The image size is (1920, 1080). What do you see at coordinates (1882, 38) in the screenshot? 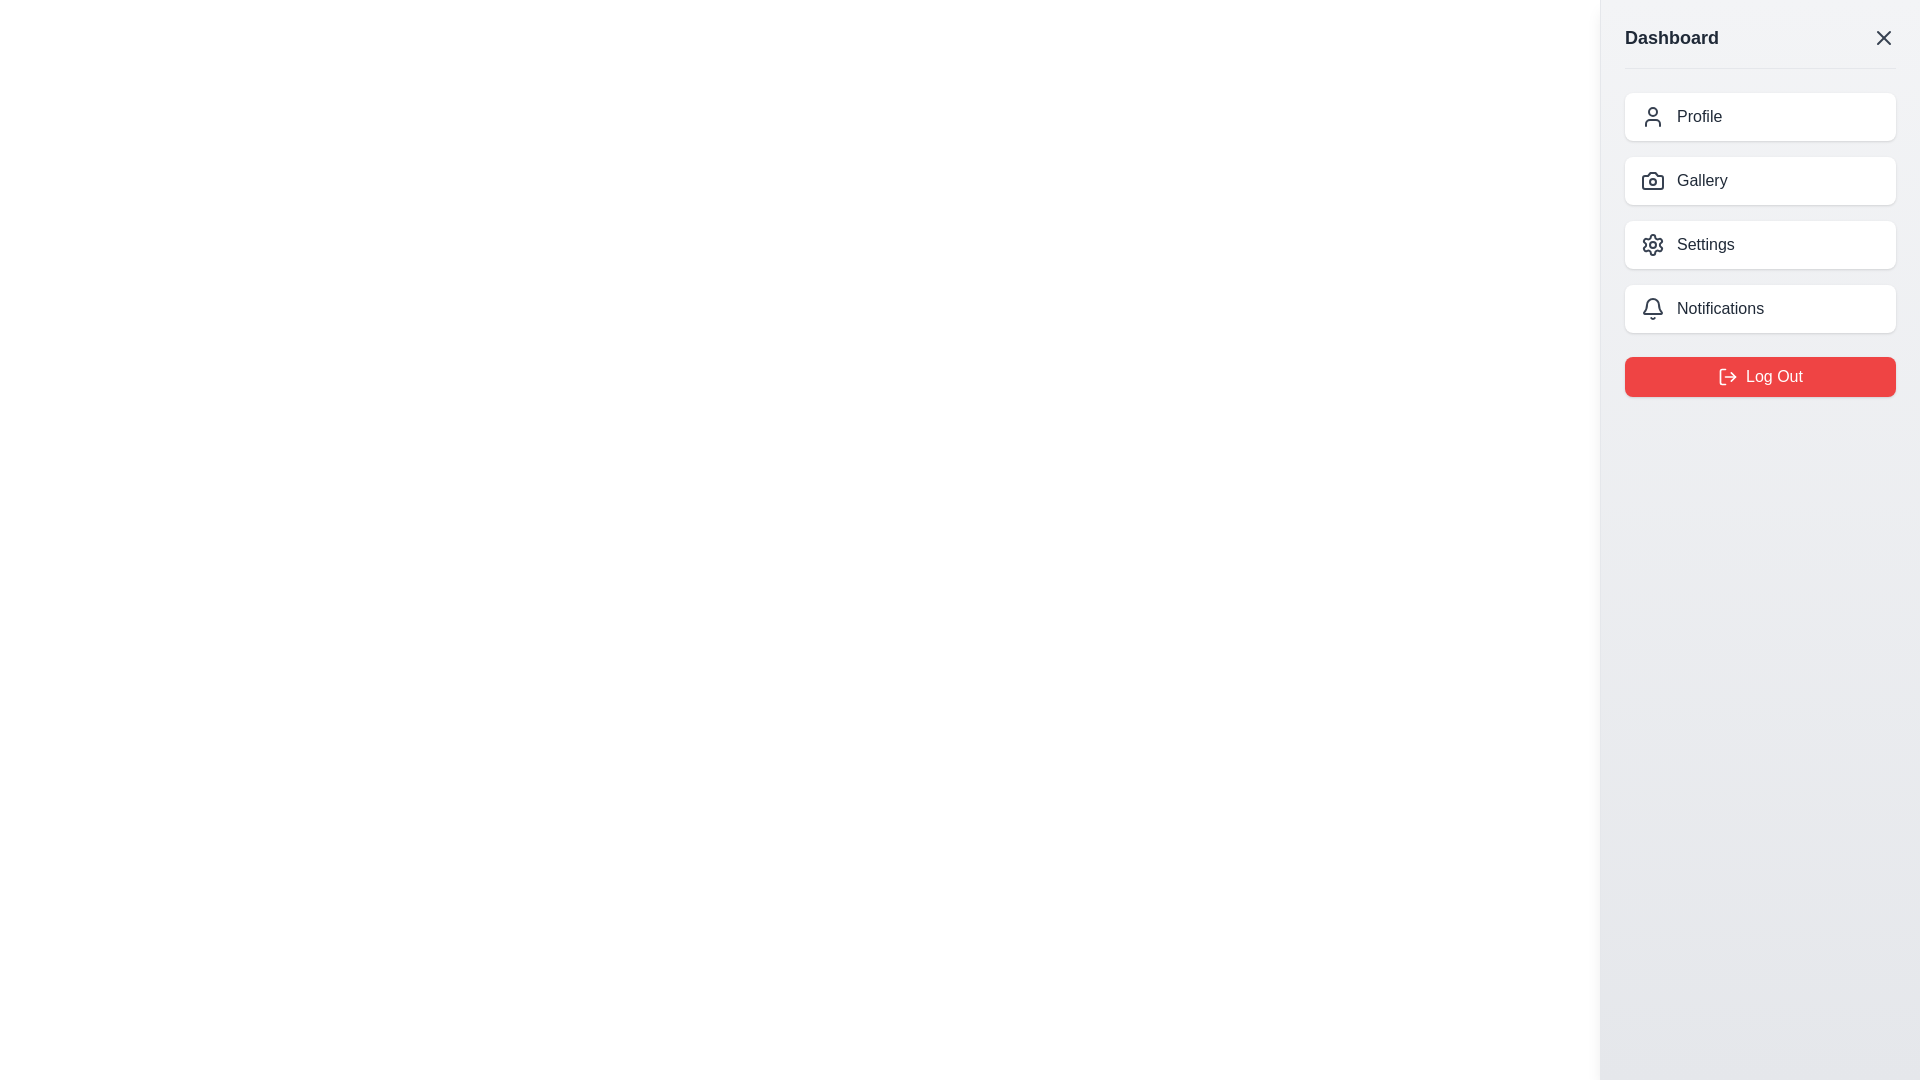
I see `the 'X' icon button in the top-right corner of the dashboard` at bounding box center [1882, 38].